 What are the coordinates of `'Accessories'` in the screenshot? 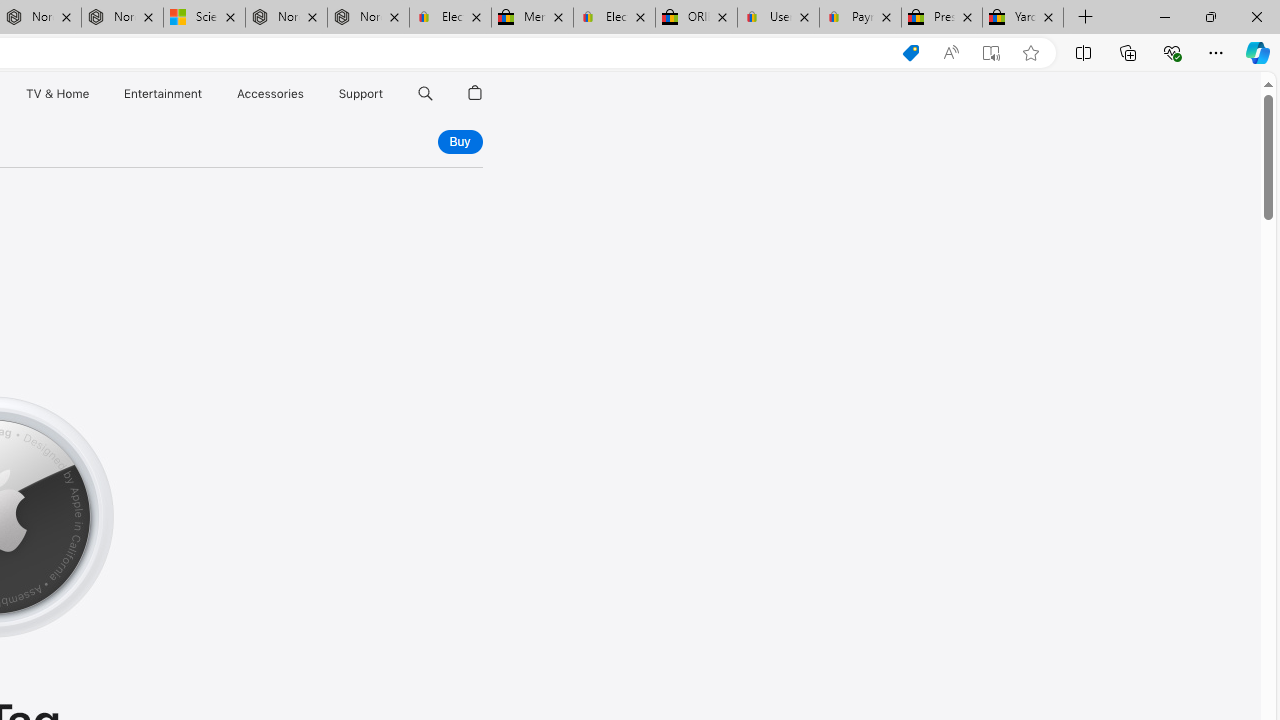 It's located at (269, 93).